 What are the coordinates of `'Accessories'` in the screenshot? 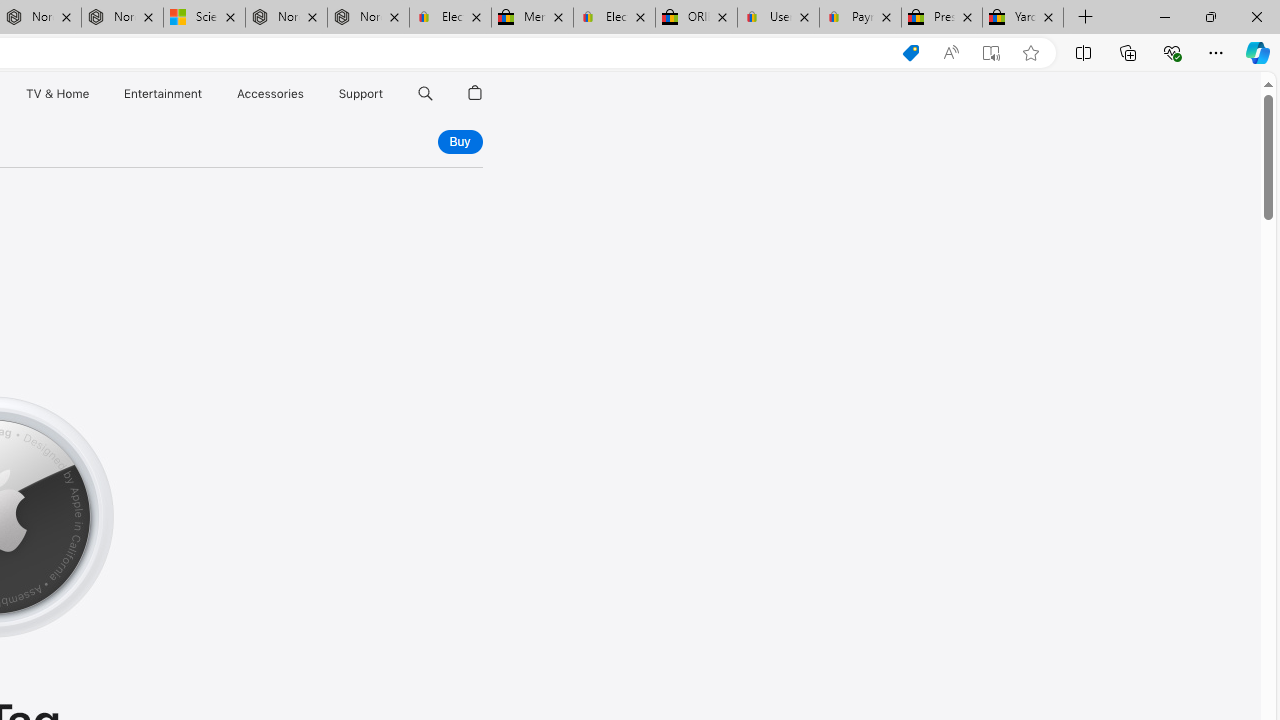 It's located at (269, 93).